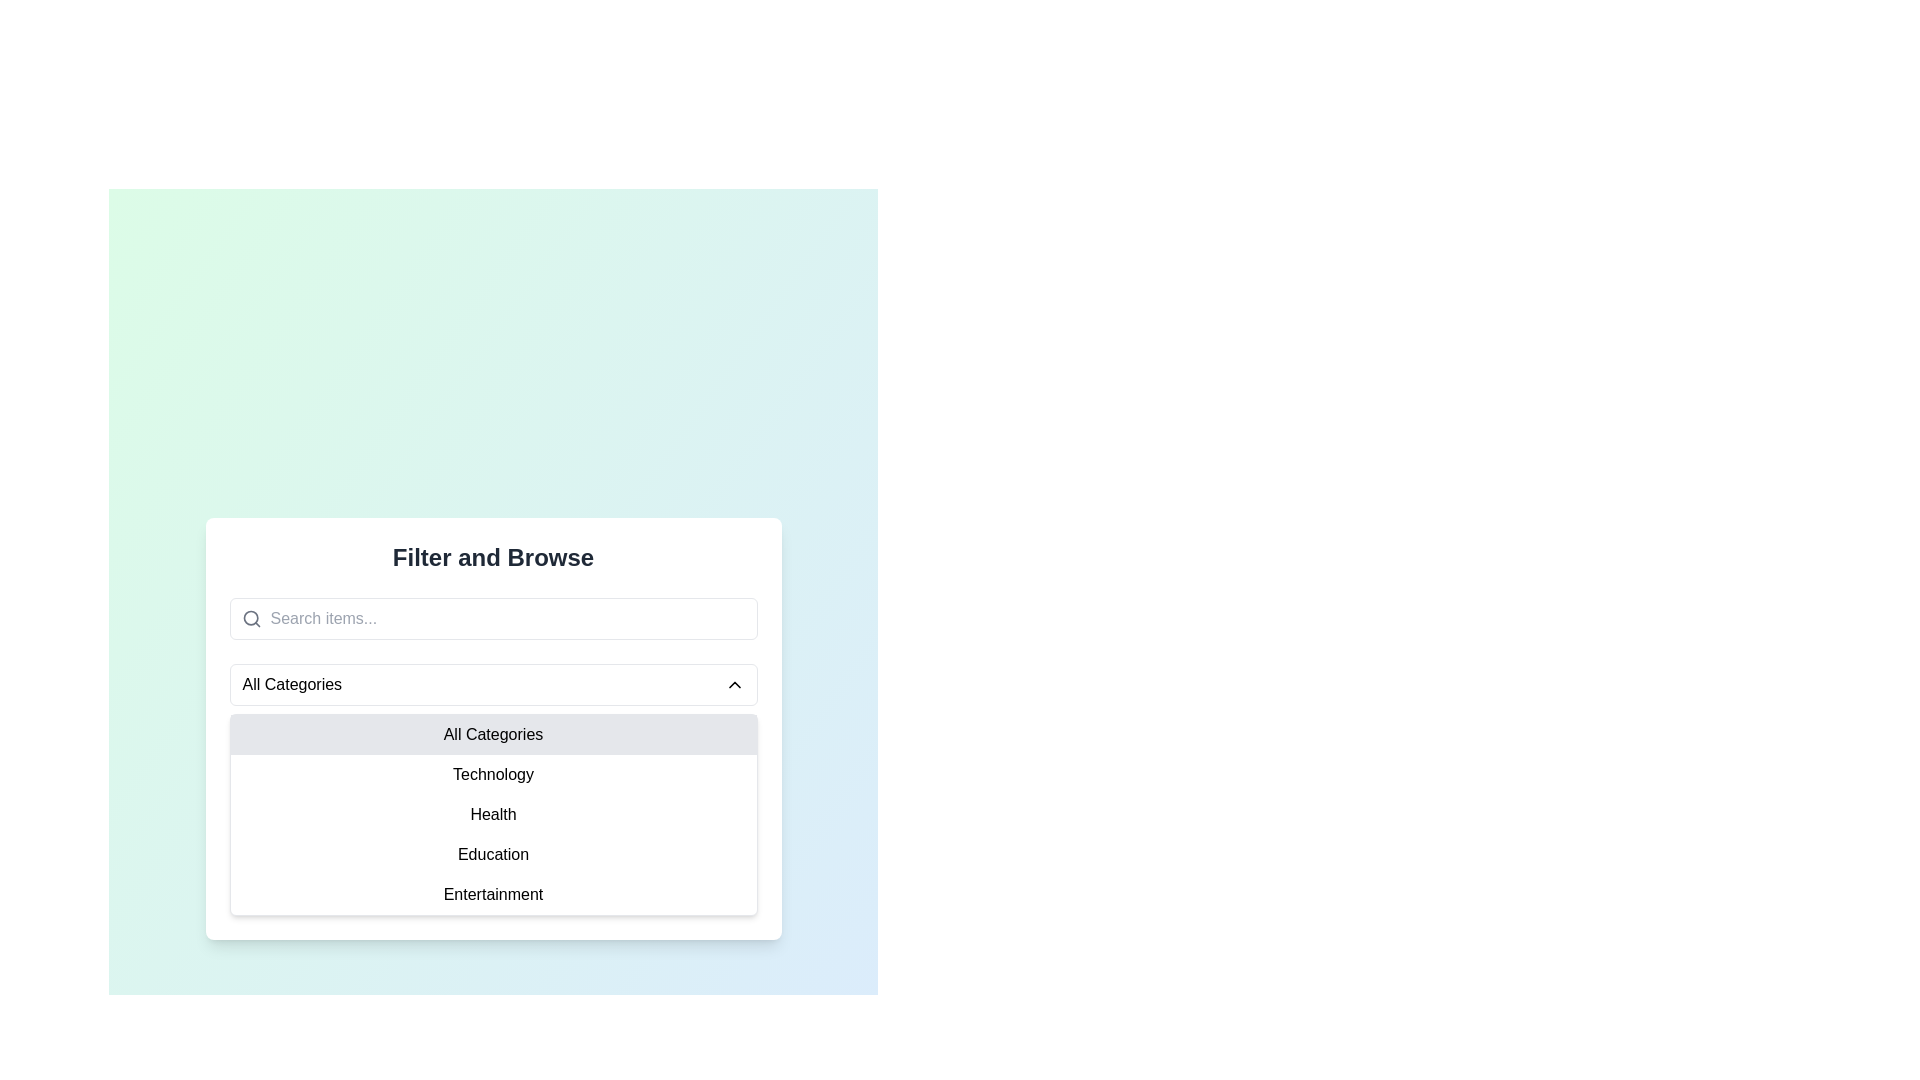  What do you see at coordinates (493, 774) in the screenshot?
I see `the second item in the category filter menu under 'Filter and Browse'` at bounding box center [493, 774].